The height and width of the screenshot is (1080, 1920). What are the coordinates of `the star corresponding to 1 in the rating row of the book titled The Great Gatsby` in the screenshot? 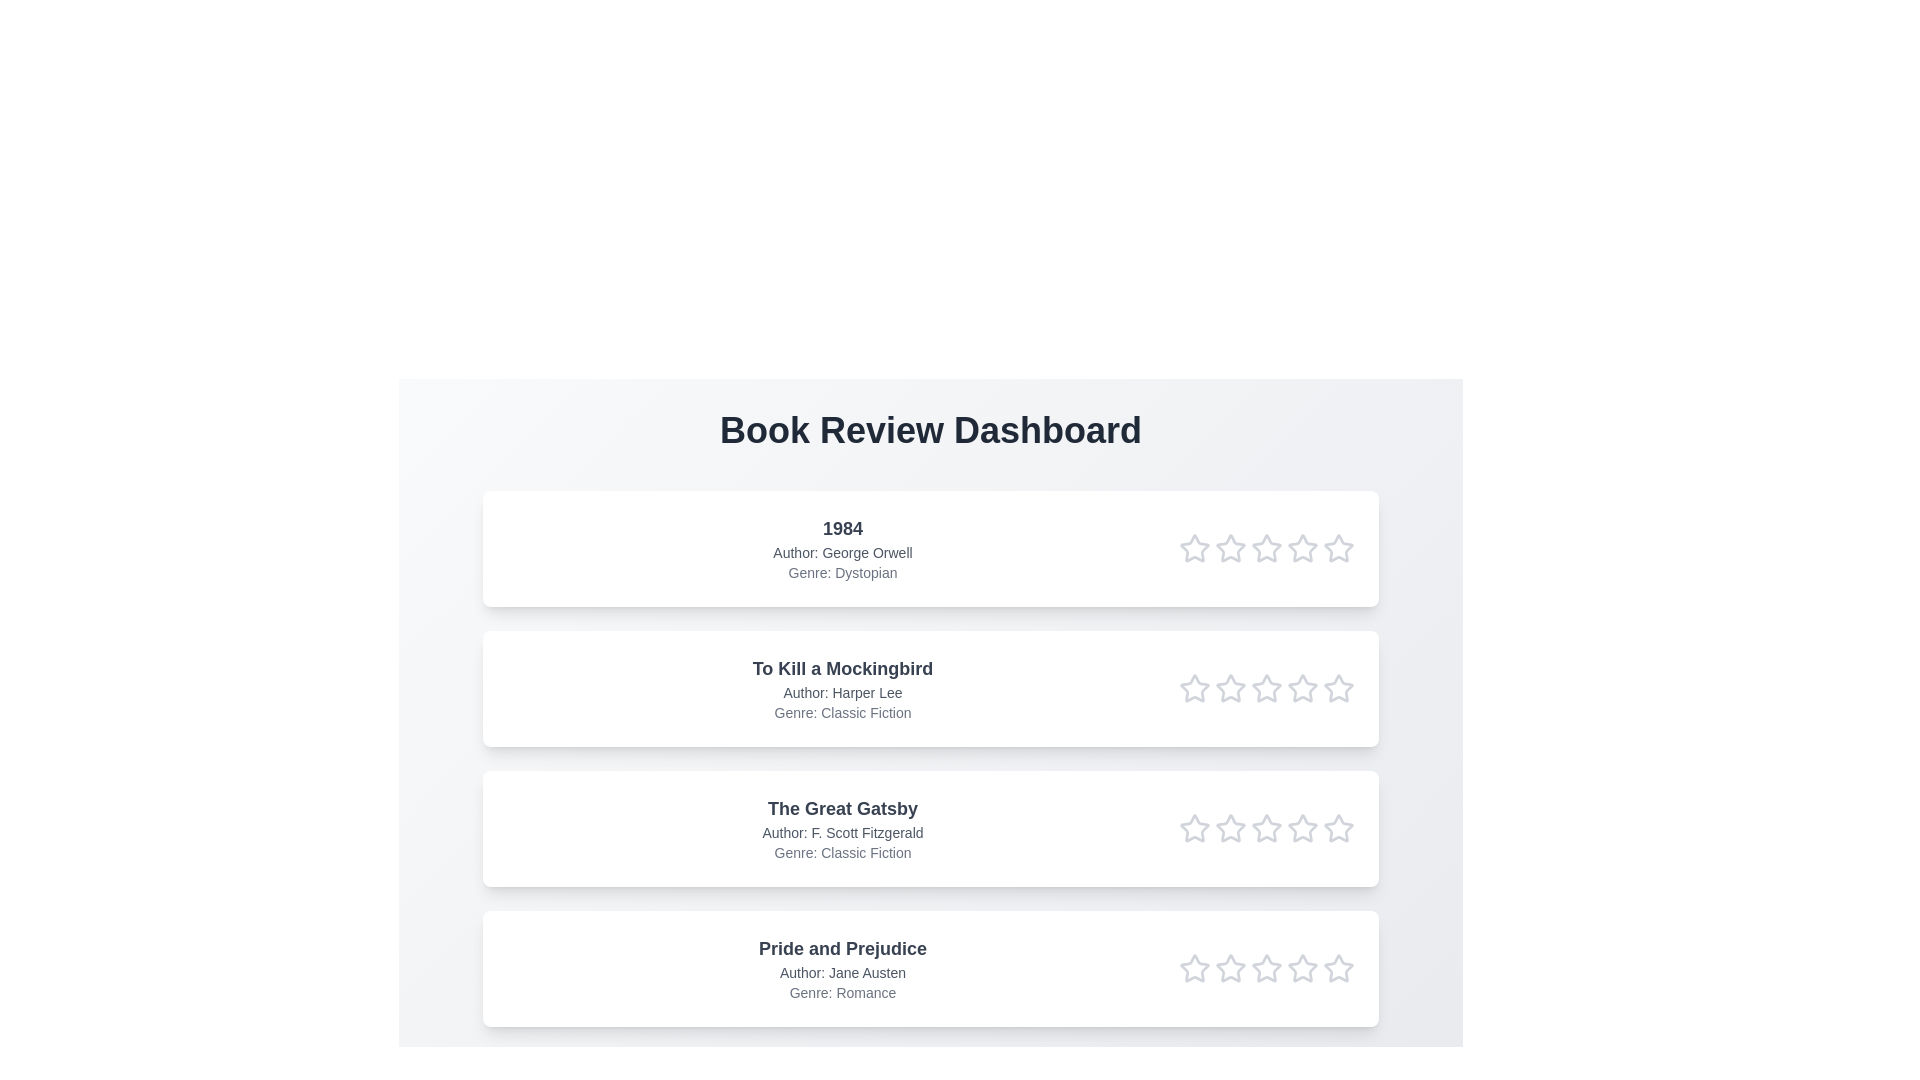 It's located at (1195, 829).